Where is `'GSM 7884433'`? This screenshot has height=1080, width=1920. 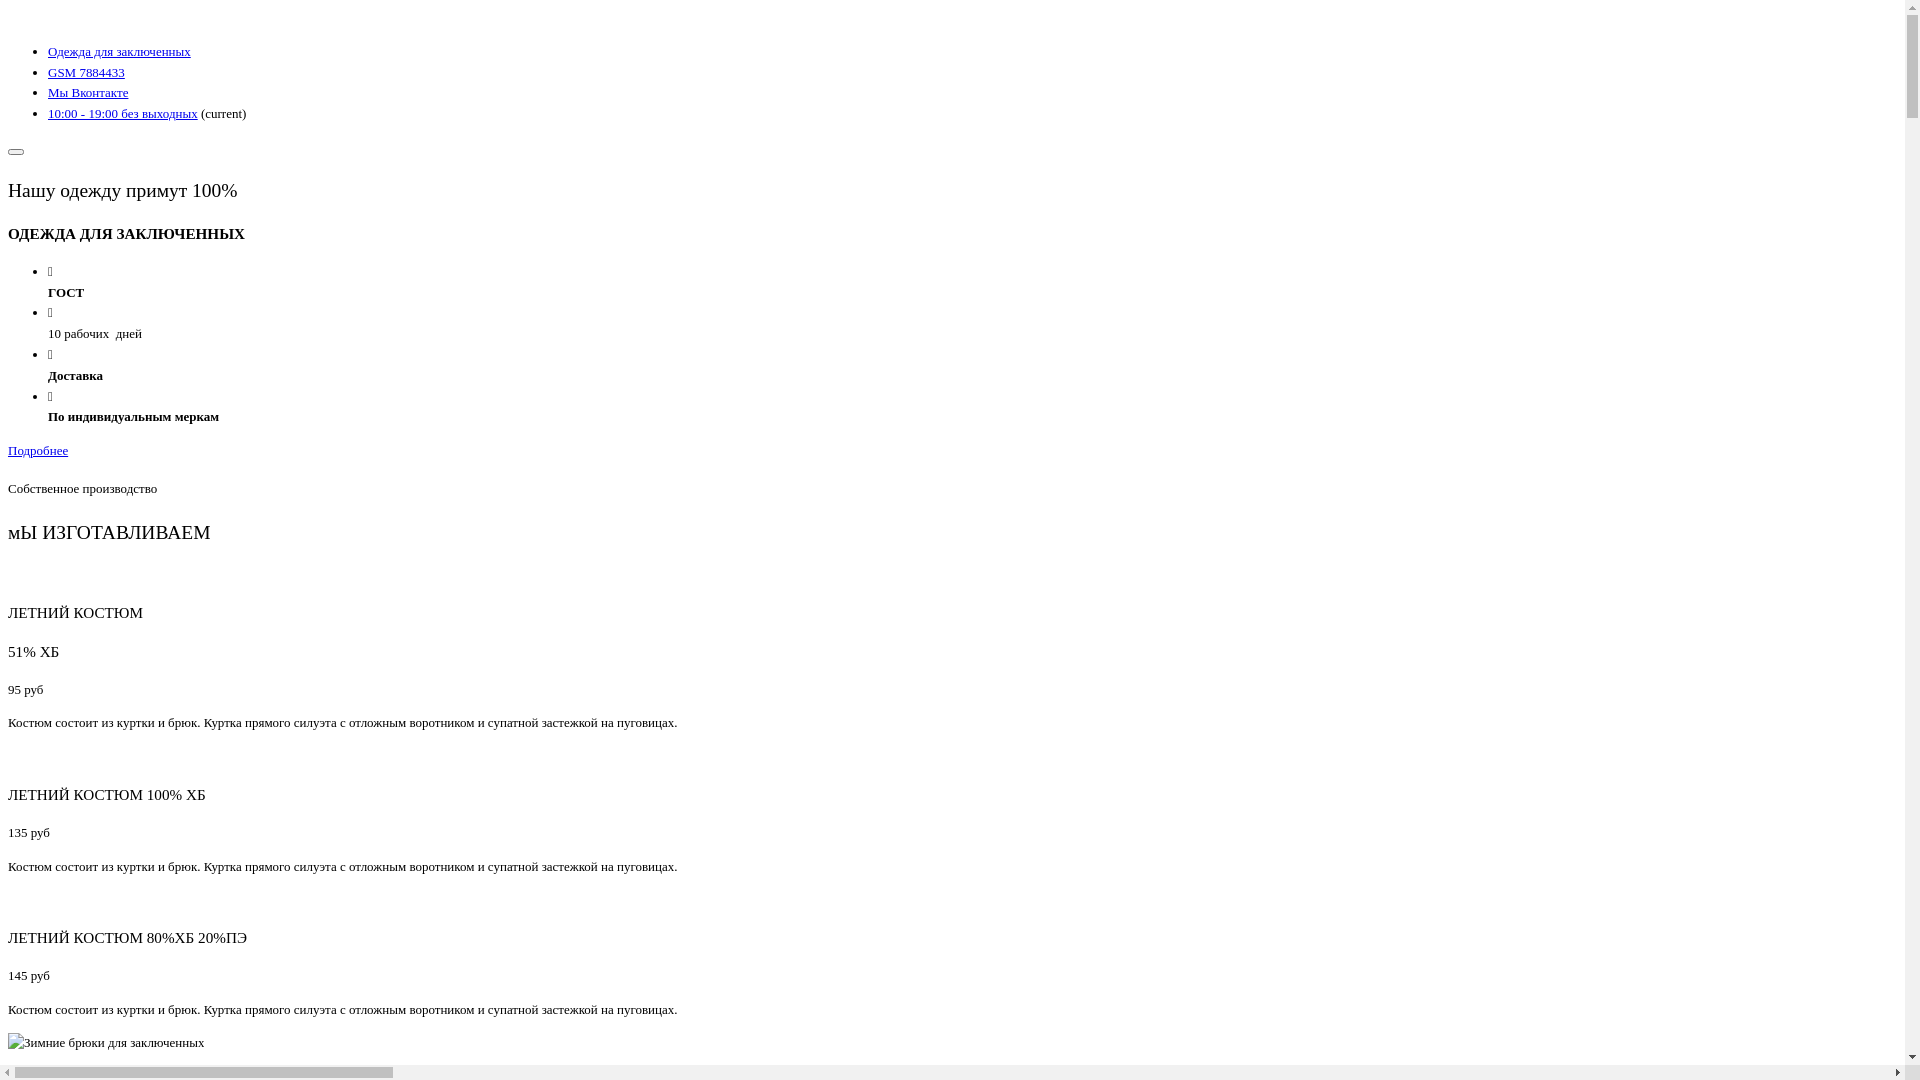
'GSM 7884433' is located at coordinates (48, 71).